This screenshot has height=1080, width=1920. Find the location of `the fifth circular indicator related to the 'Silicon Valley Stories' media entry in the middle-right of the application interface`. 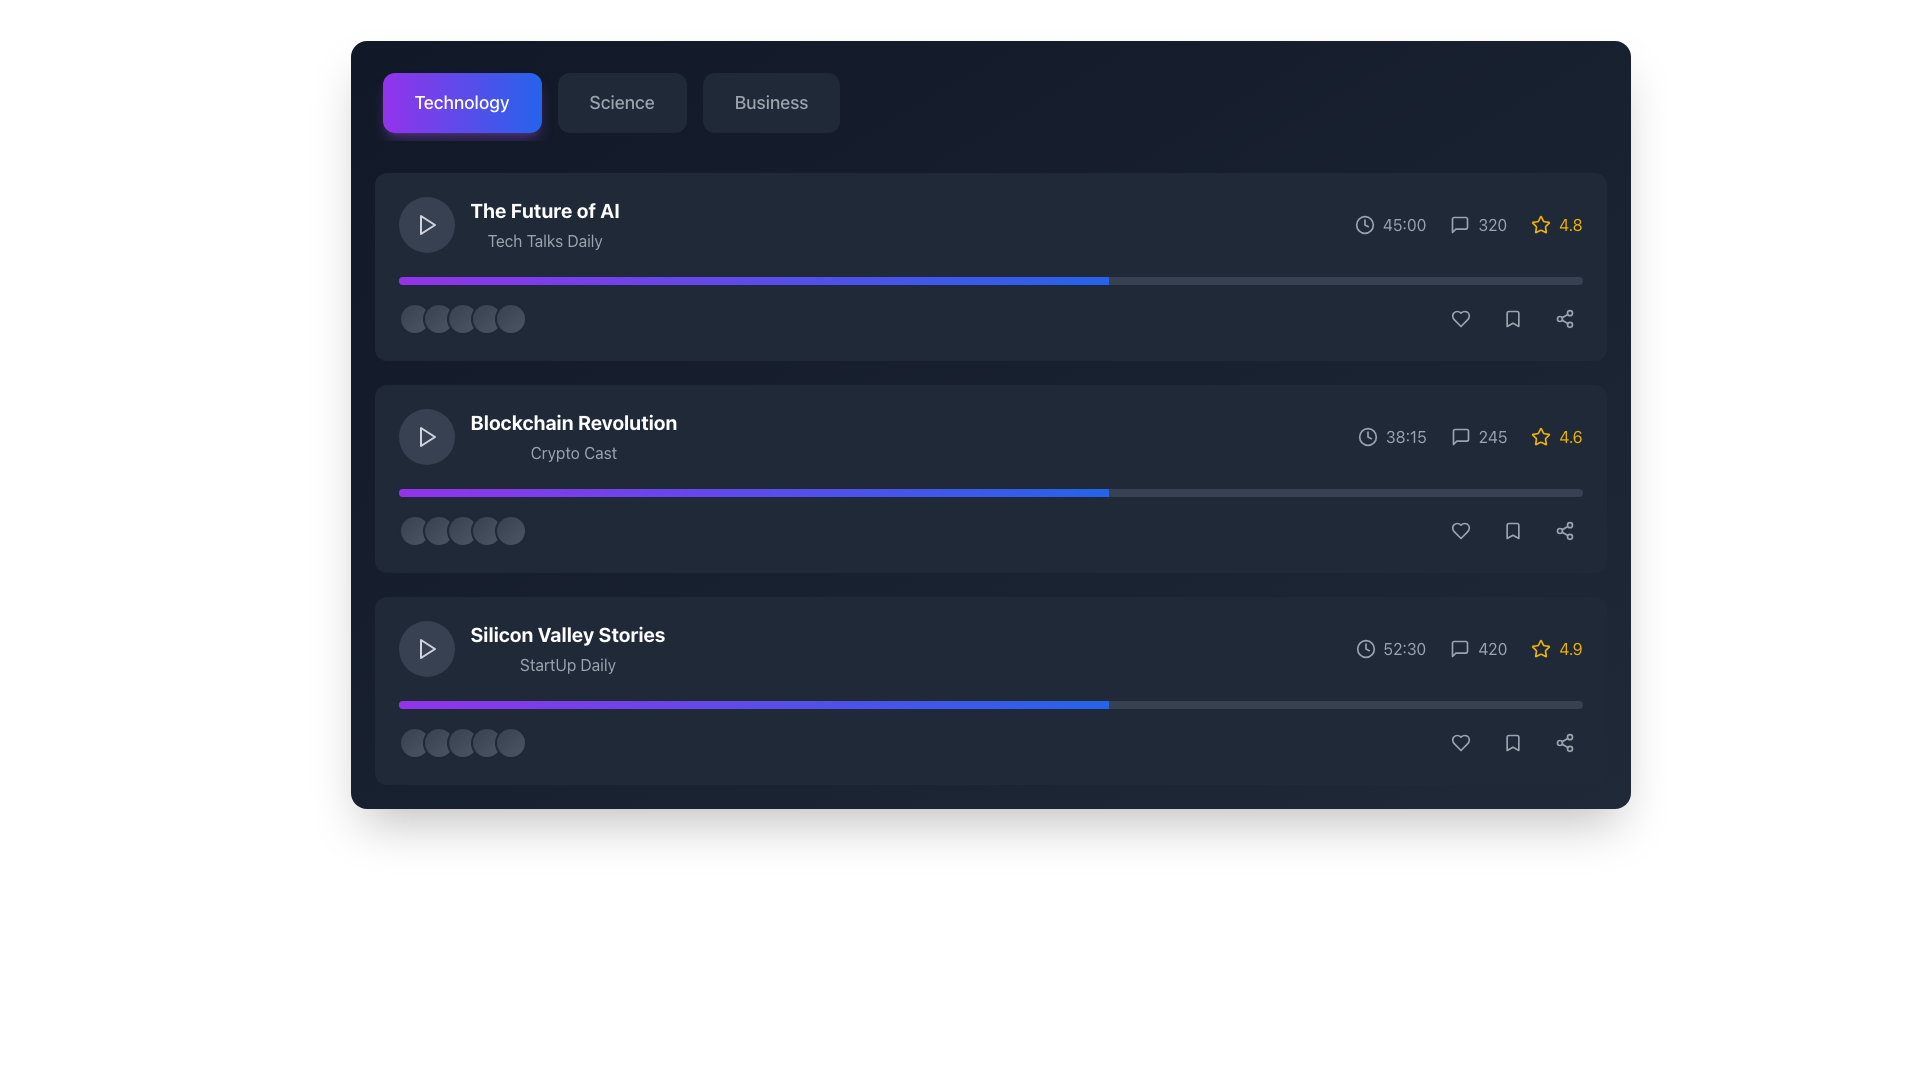

the fifth circular indicator related to the 'Silicon Valley Stories' media entry in the middle-right of the application interface is located at coordinates (510, 743).